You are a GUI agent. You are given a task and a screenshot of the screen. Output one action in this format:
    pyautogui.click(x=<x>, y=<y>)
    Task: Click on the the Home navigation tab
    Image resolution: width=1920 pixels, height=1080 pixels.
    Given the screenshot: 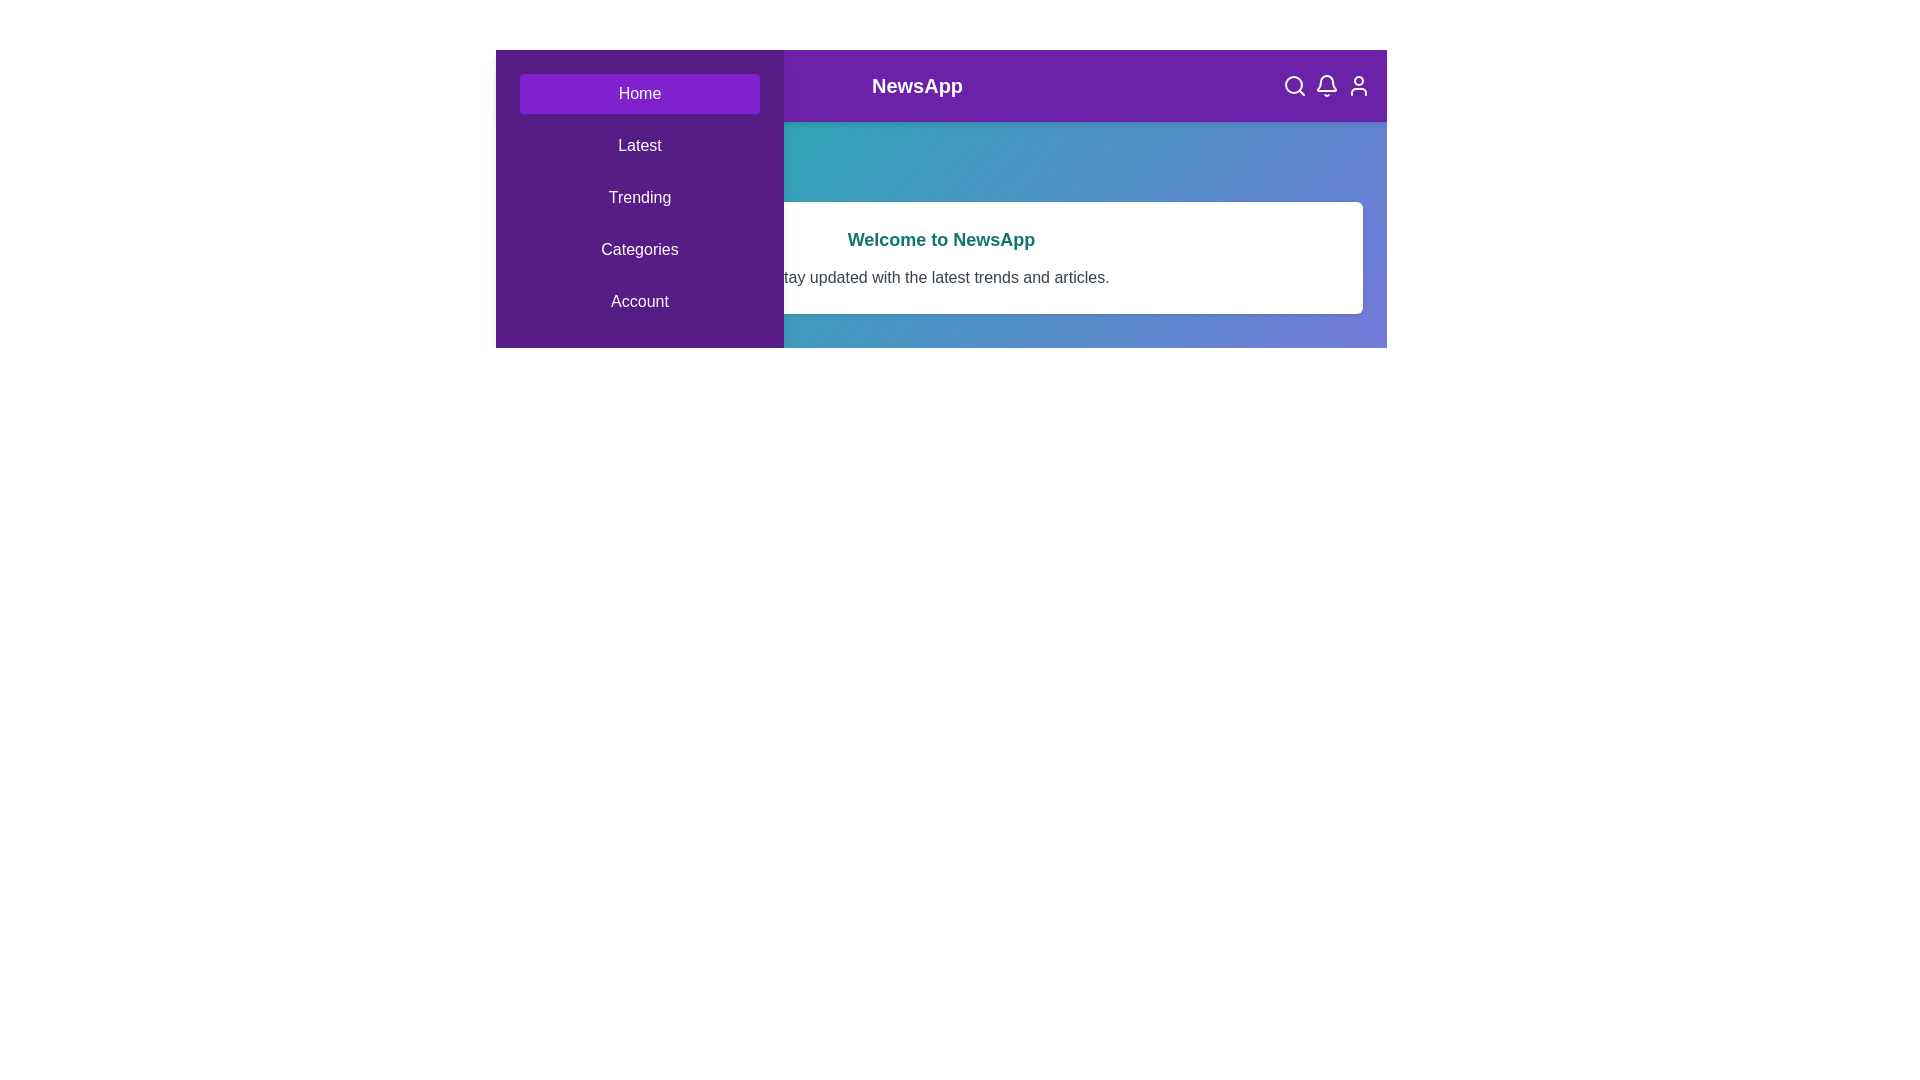 What is the action you would take?
    pyautogui.click(x=638, y=93)
    